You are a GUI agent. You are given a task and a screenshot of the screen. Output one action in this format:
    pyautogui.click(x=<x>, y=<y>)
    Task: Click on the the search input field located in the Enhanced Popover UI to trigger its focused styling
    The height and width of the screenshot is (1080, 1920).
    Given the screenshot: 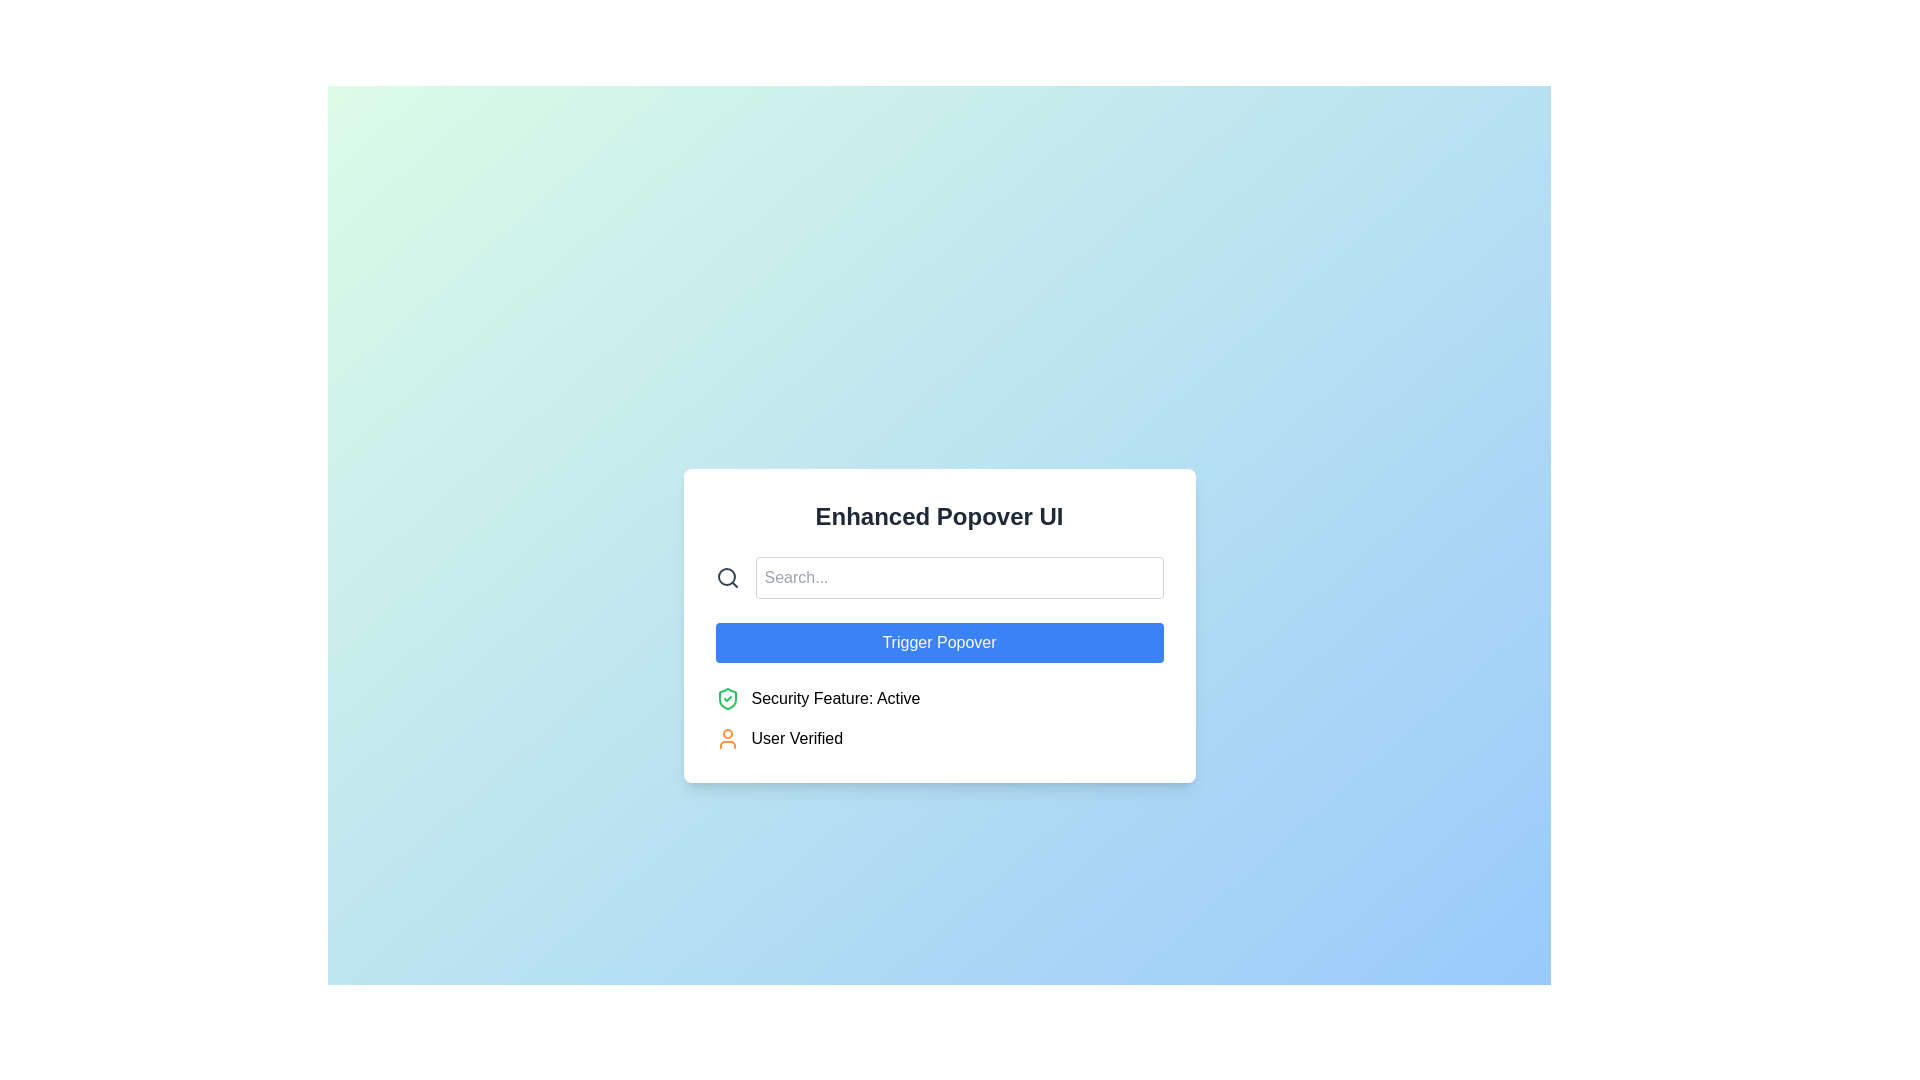 What is the action you would take?
    pyautogui.click(x=958, y=578)
    